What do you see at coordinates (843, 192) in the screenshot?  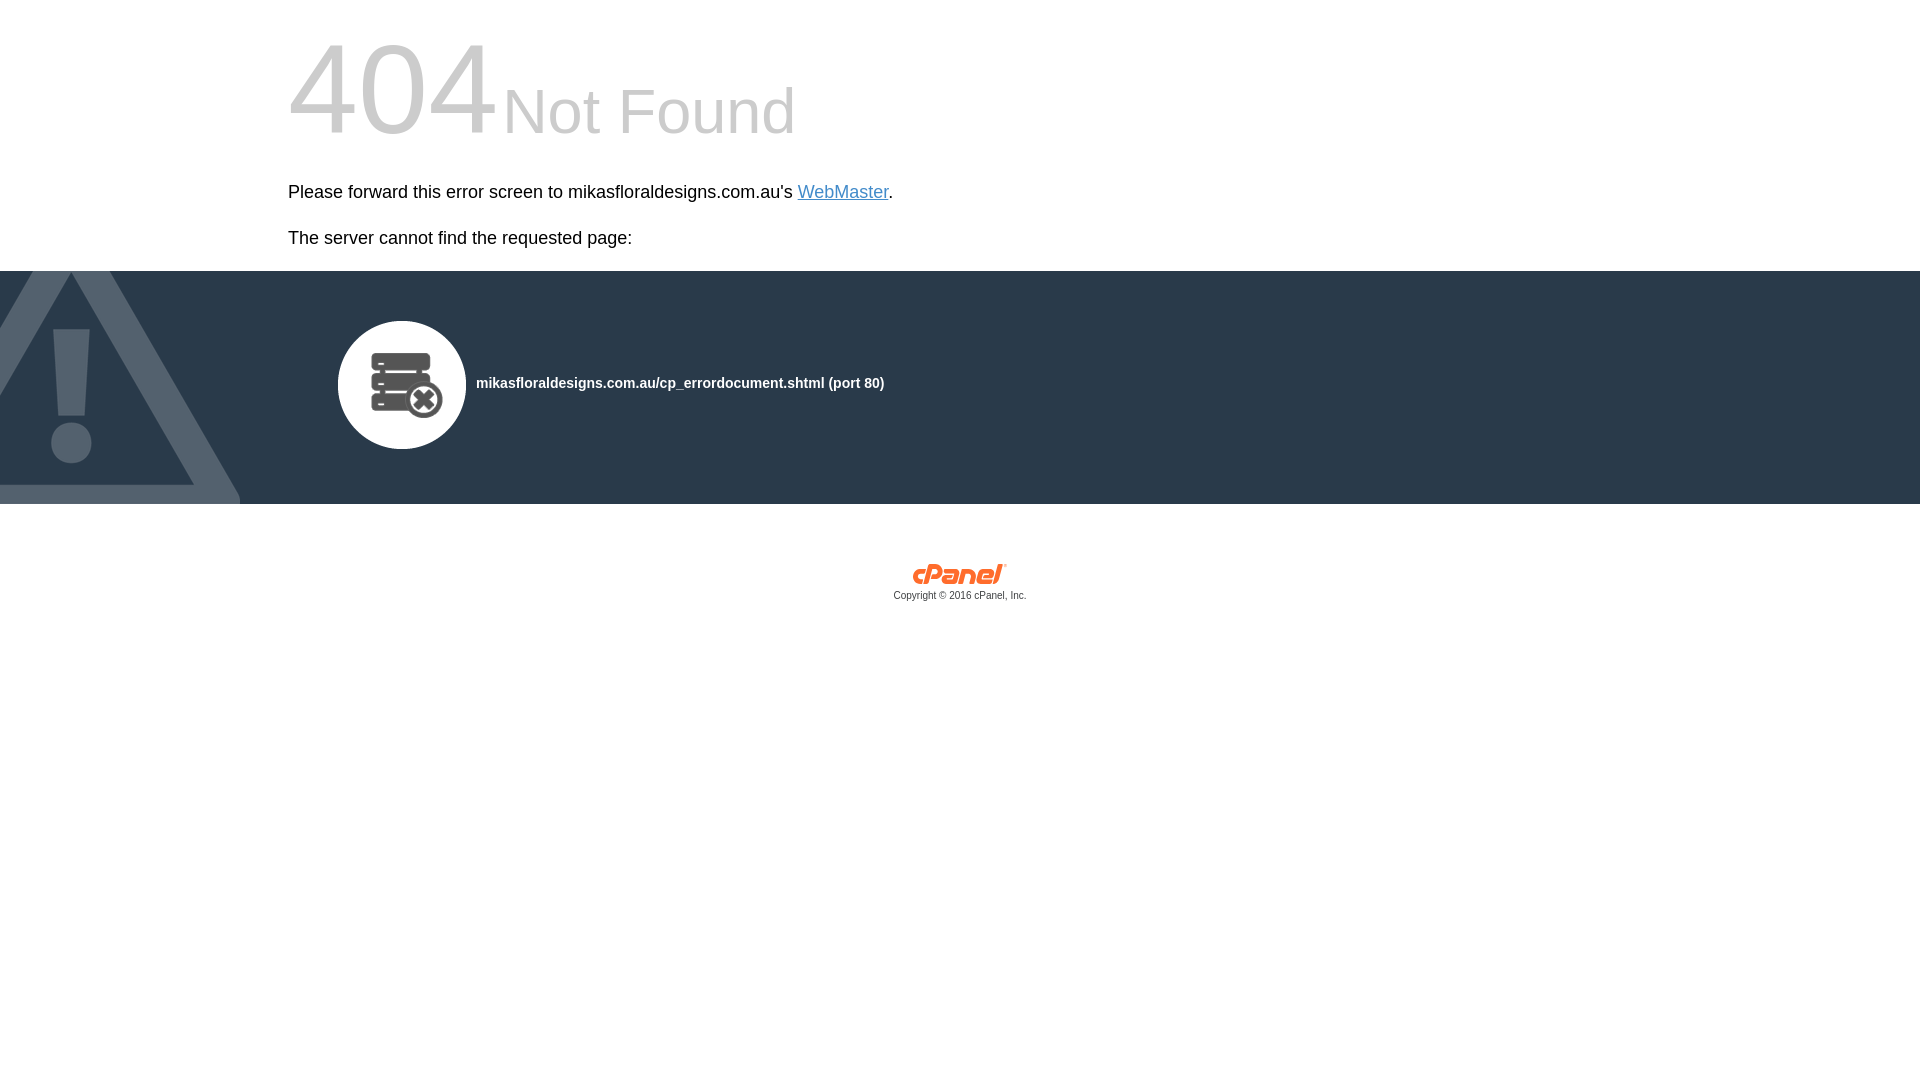 I see `'WebMaster'` at bounding box center [843, 192].